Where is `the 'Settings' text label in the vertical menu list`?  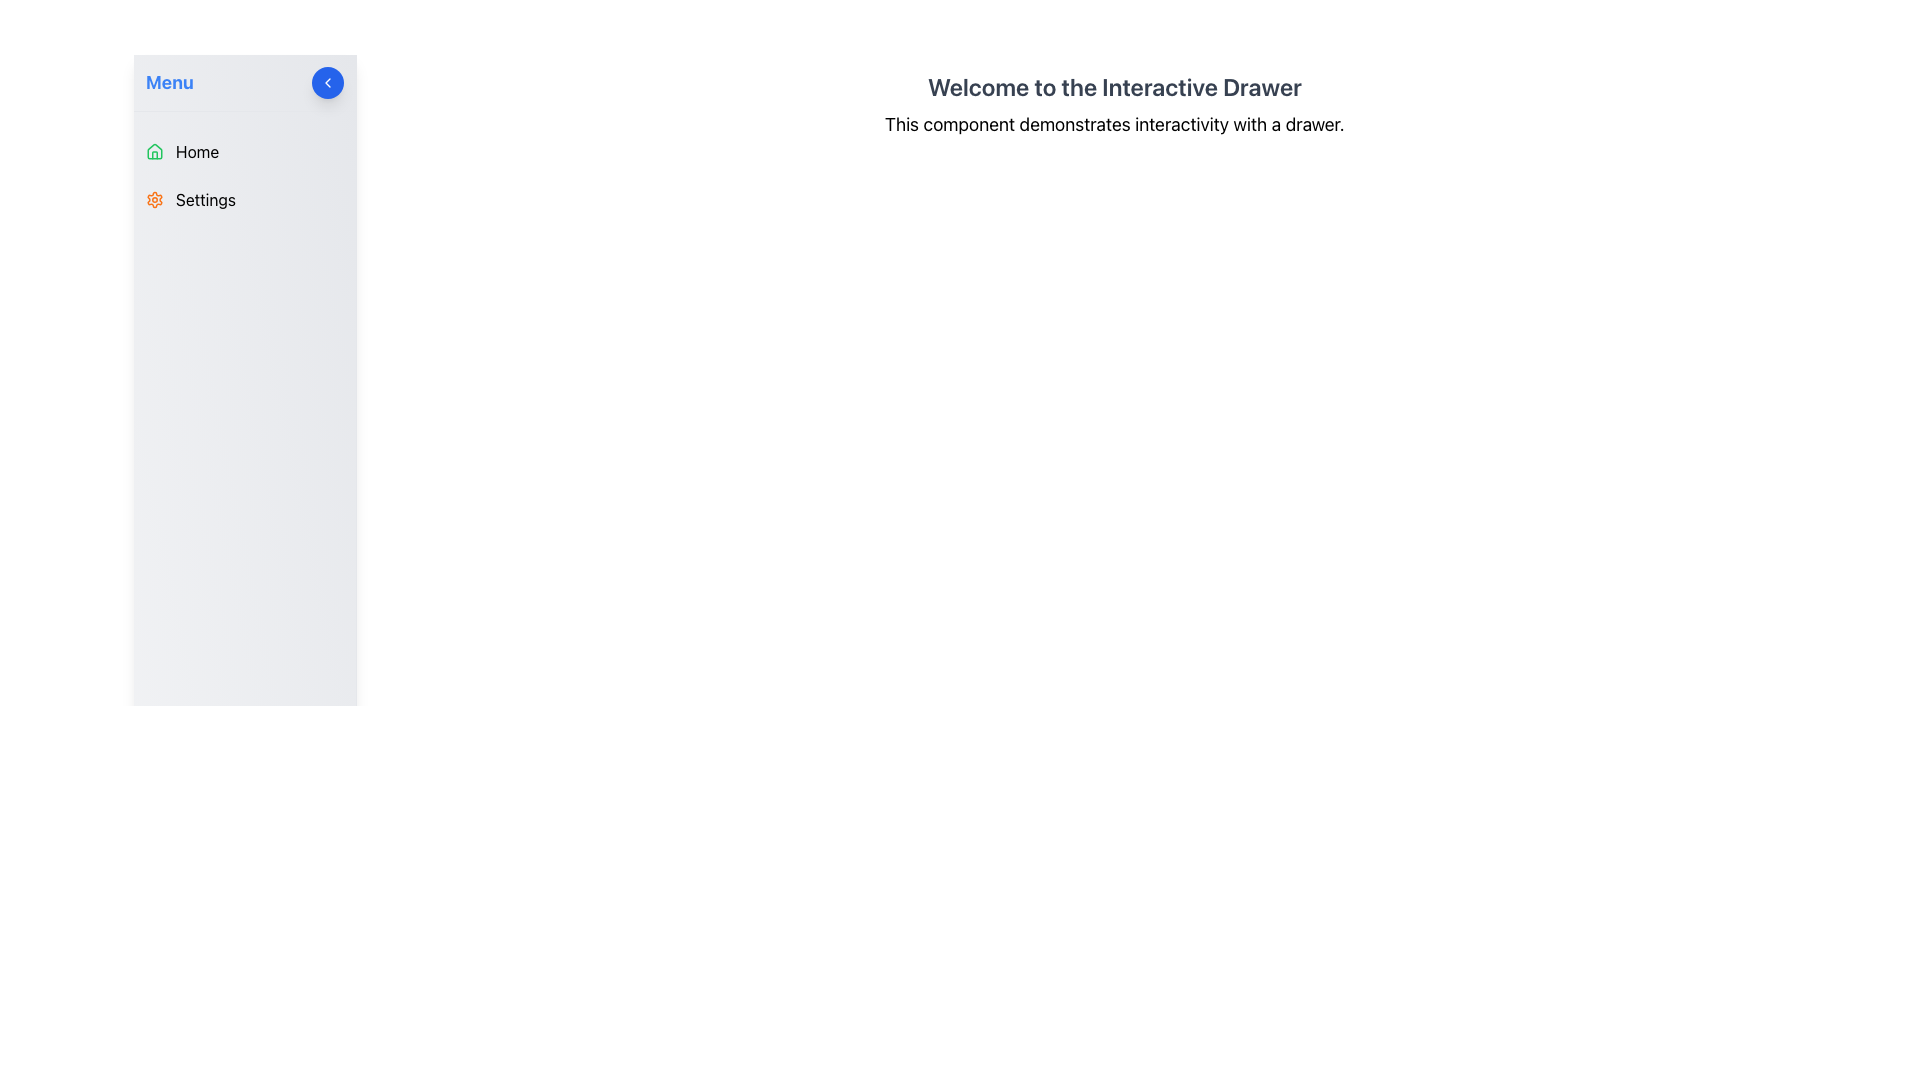
the 'Settings' text label in the vertical menu list is located at coordinates (206, 200).